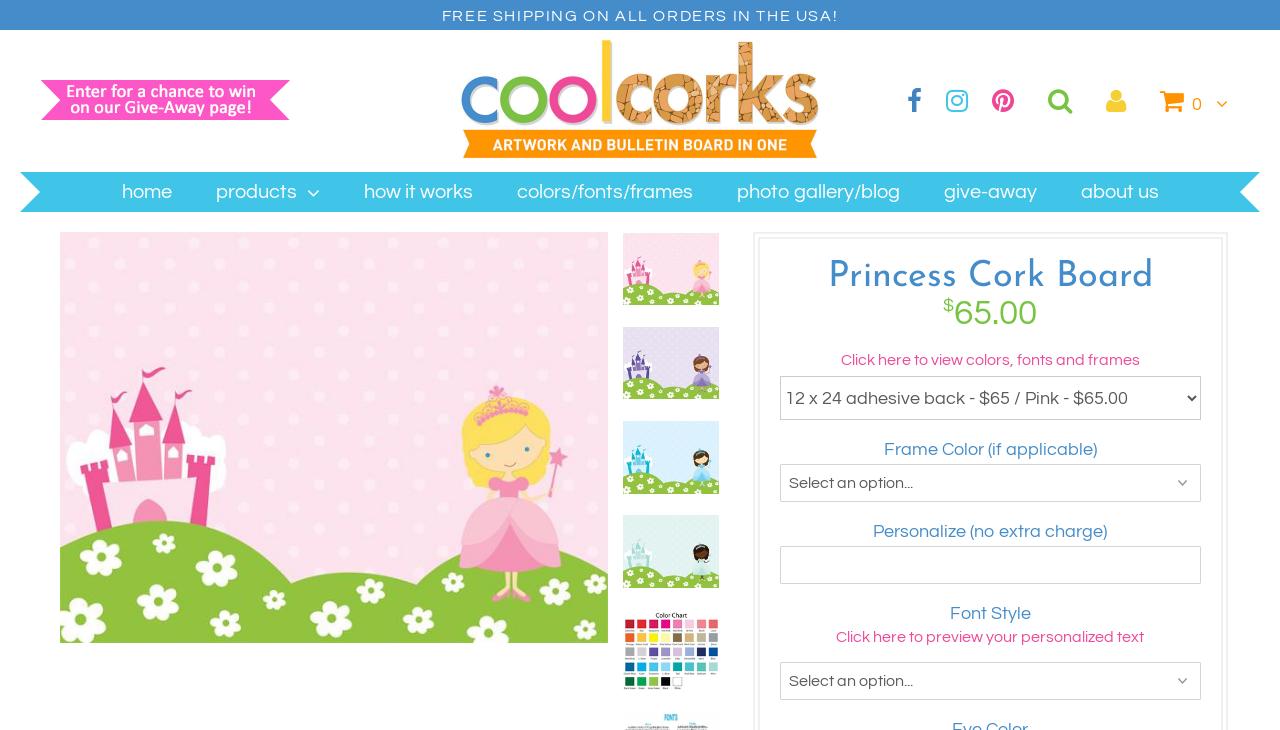 The width and height of the screenshot is (1280, 730). Describe the element at coordinates (565, 114) in the screenshot. I see `'Personalization Preview'` at that location.